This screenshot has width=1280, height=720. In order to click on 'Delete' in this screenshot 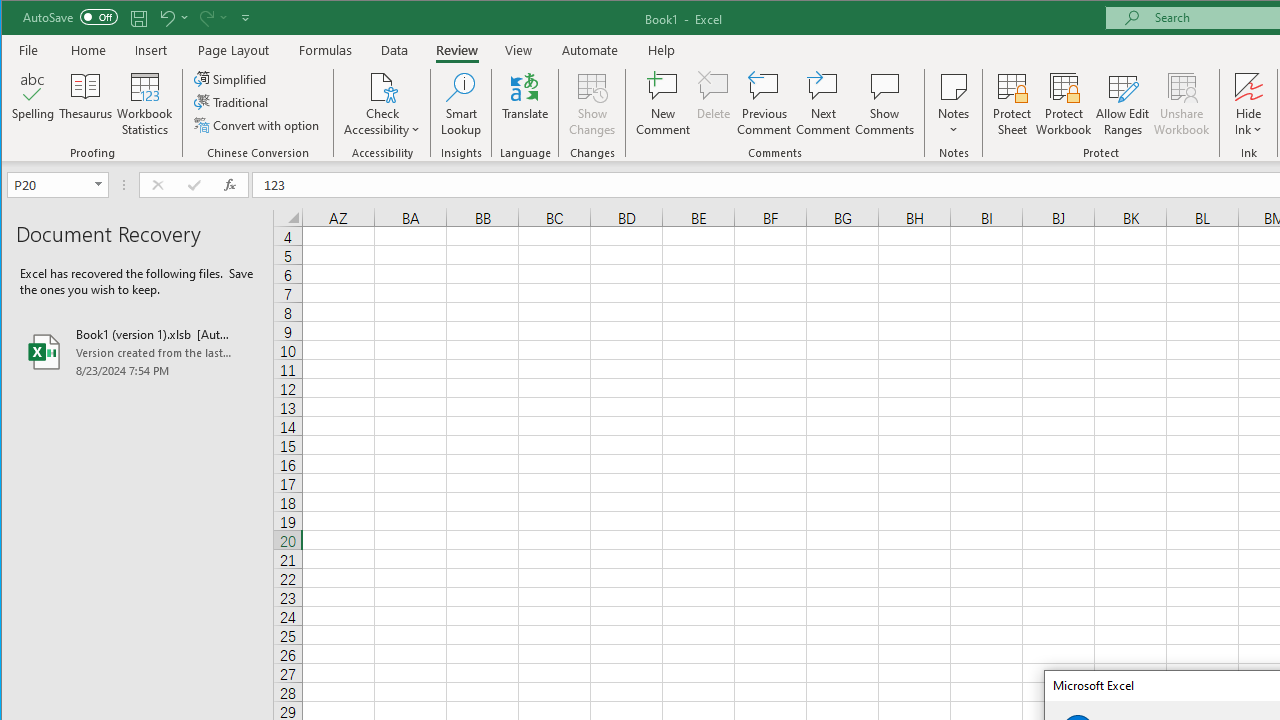, I will do `click(713, 104)`.